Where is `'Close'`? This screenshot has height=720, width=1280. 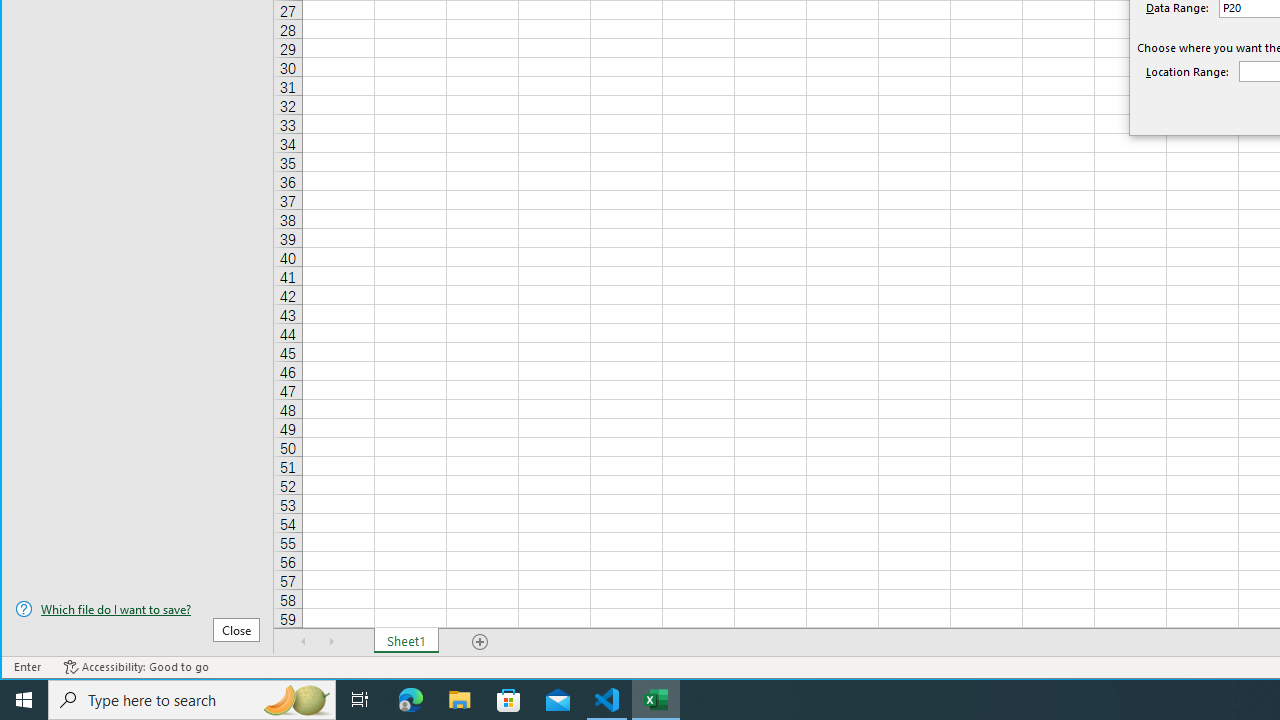 'Close' is located at coordinates (236, 630).